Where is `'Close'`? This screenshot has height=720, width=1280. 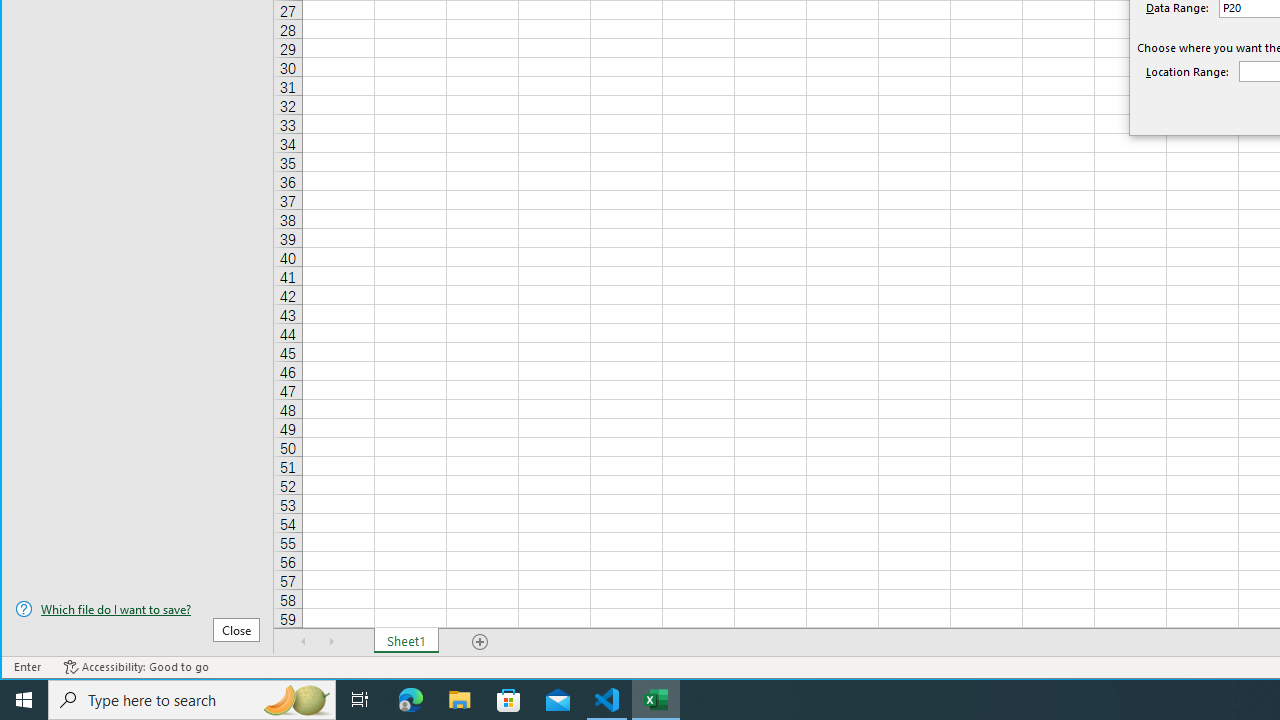 'Close' is located at coordinates (236, 630).